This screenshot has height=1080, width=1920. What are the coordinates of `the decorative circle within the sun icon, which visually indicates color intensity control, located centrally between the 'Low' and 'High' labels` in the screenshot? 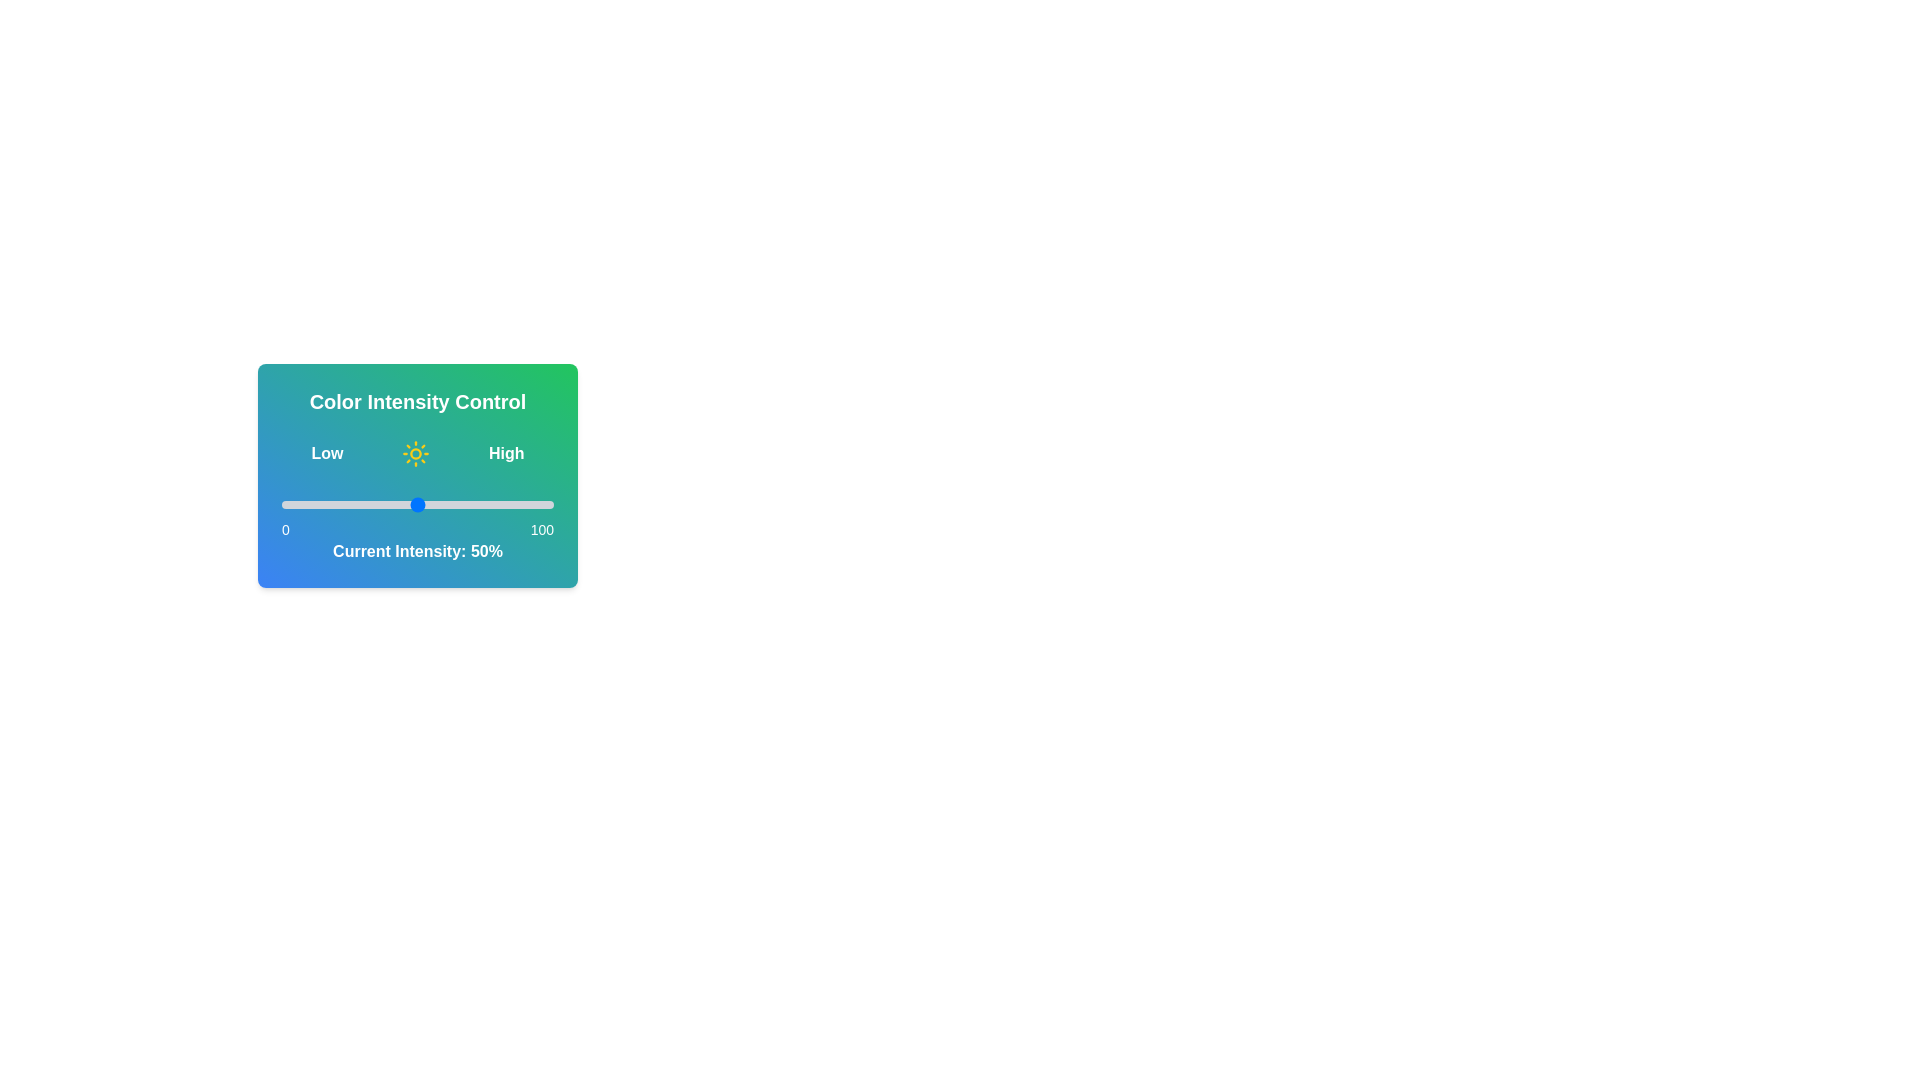 It's located at (415, 454).